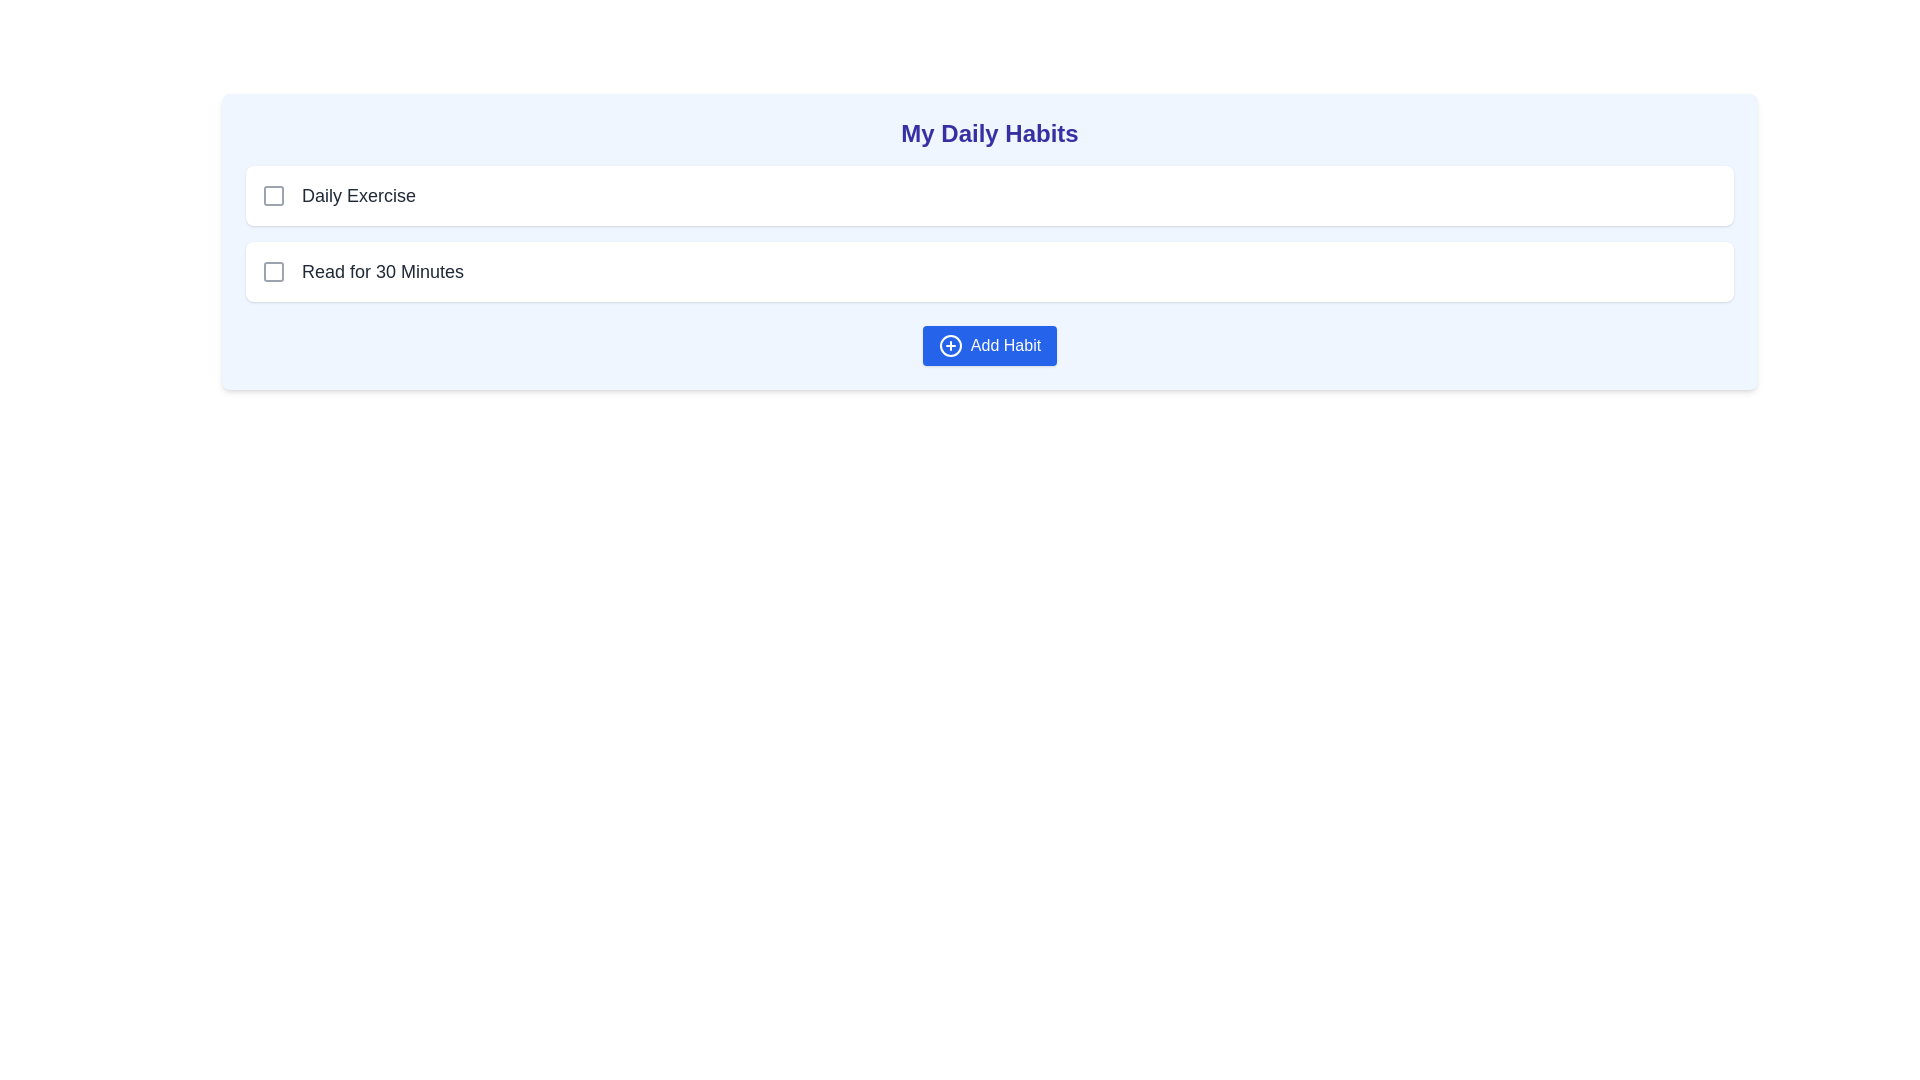 Image resolution: width=1920 pixels, height=1080 pixels. Describe the element at coordinates (272, 196) in the screenshot. I see `the SVG Icon located to the left of the 'Daily Exercise' text` at that location.